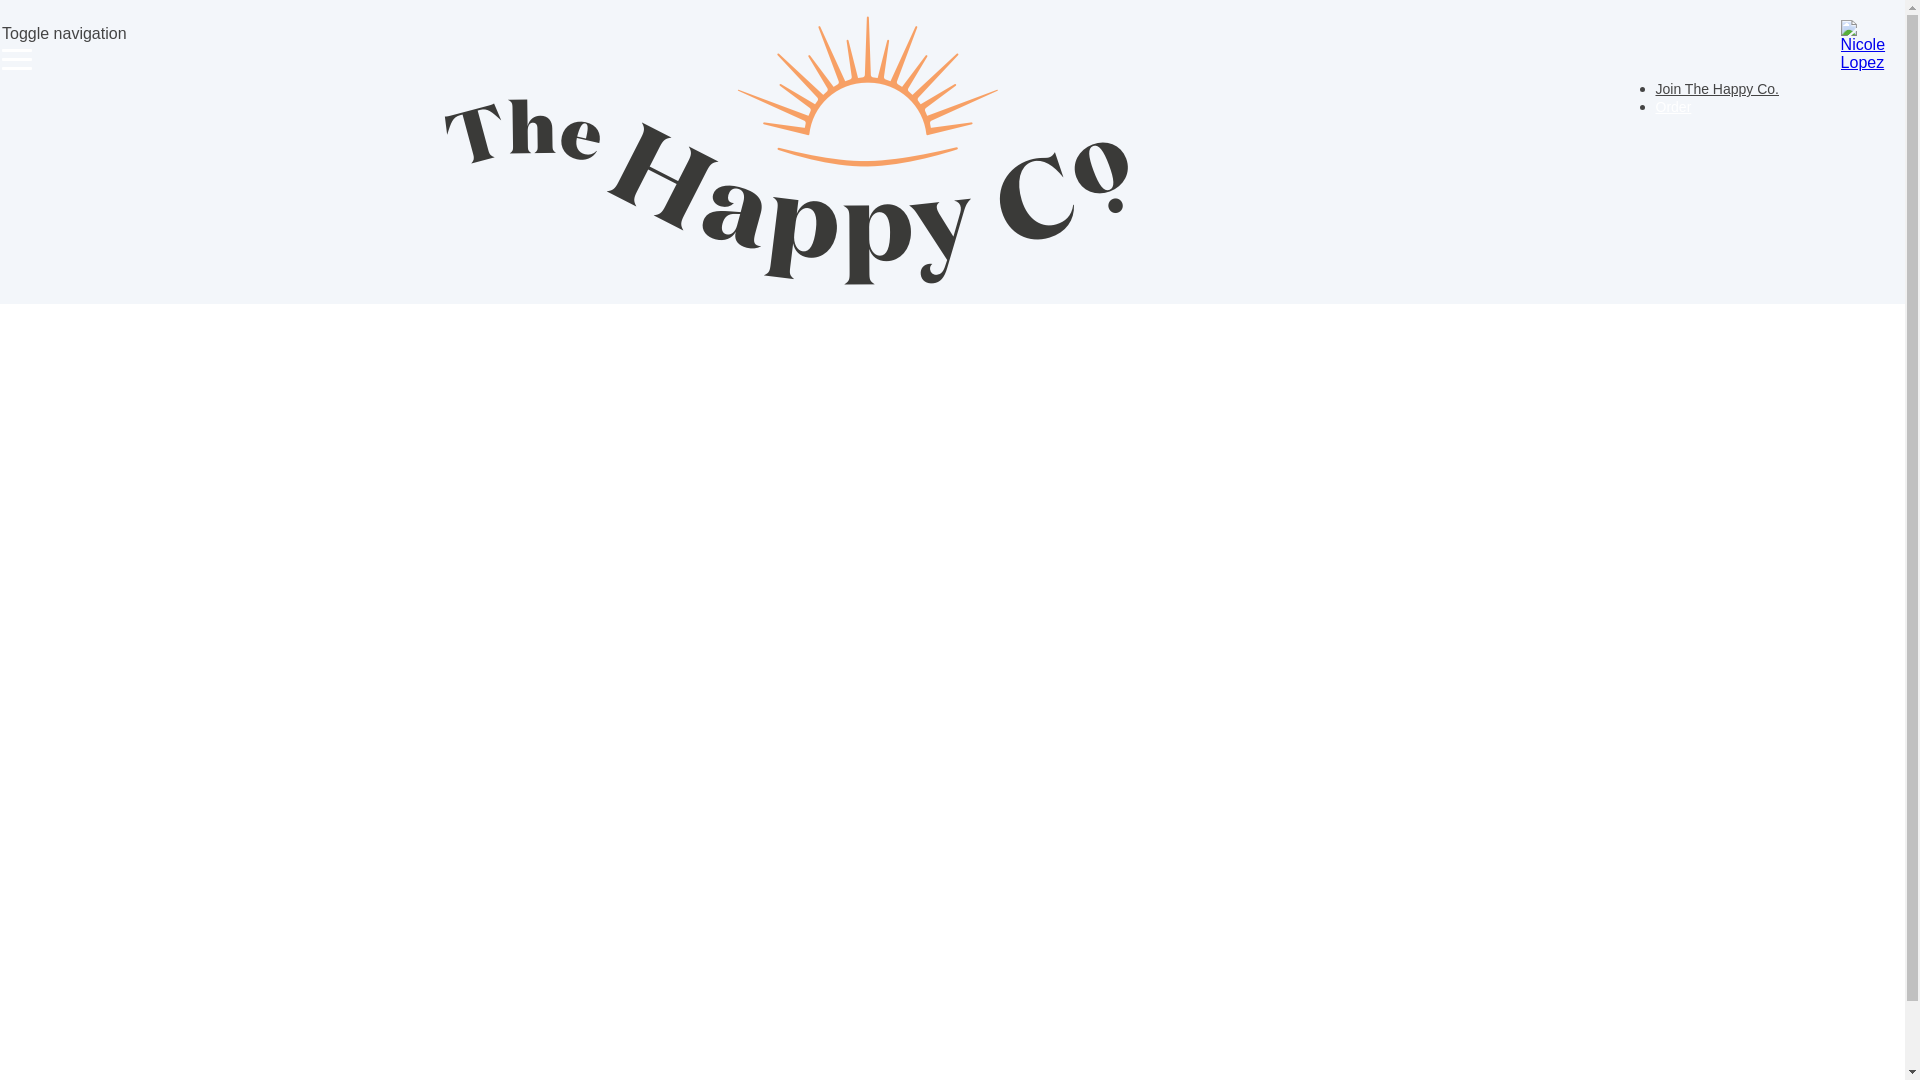 The image size is (1920, 1080). I want to click on 'Join The Happy Co.', so click(1716, 87).